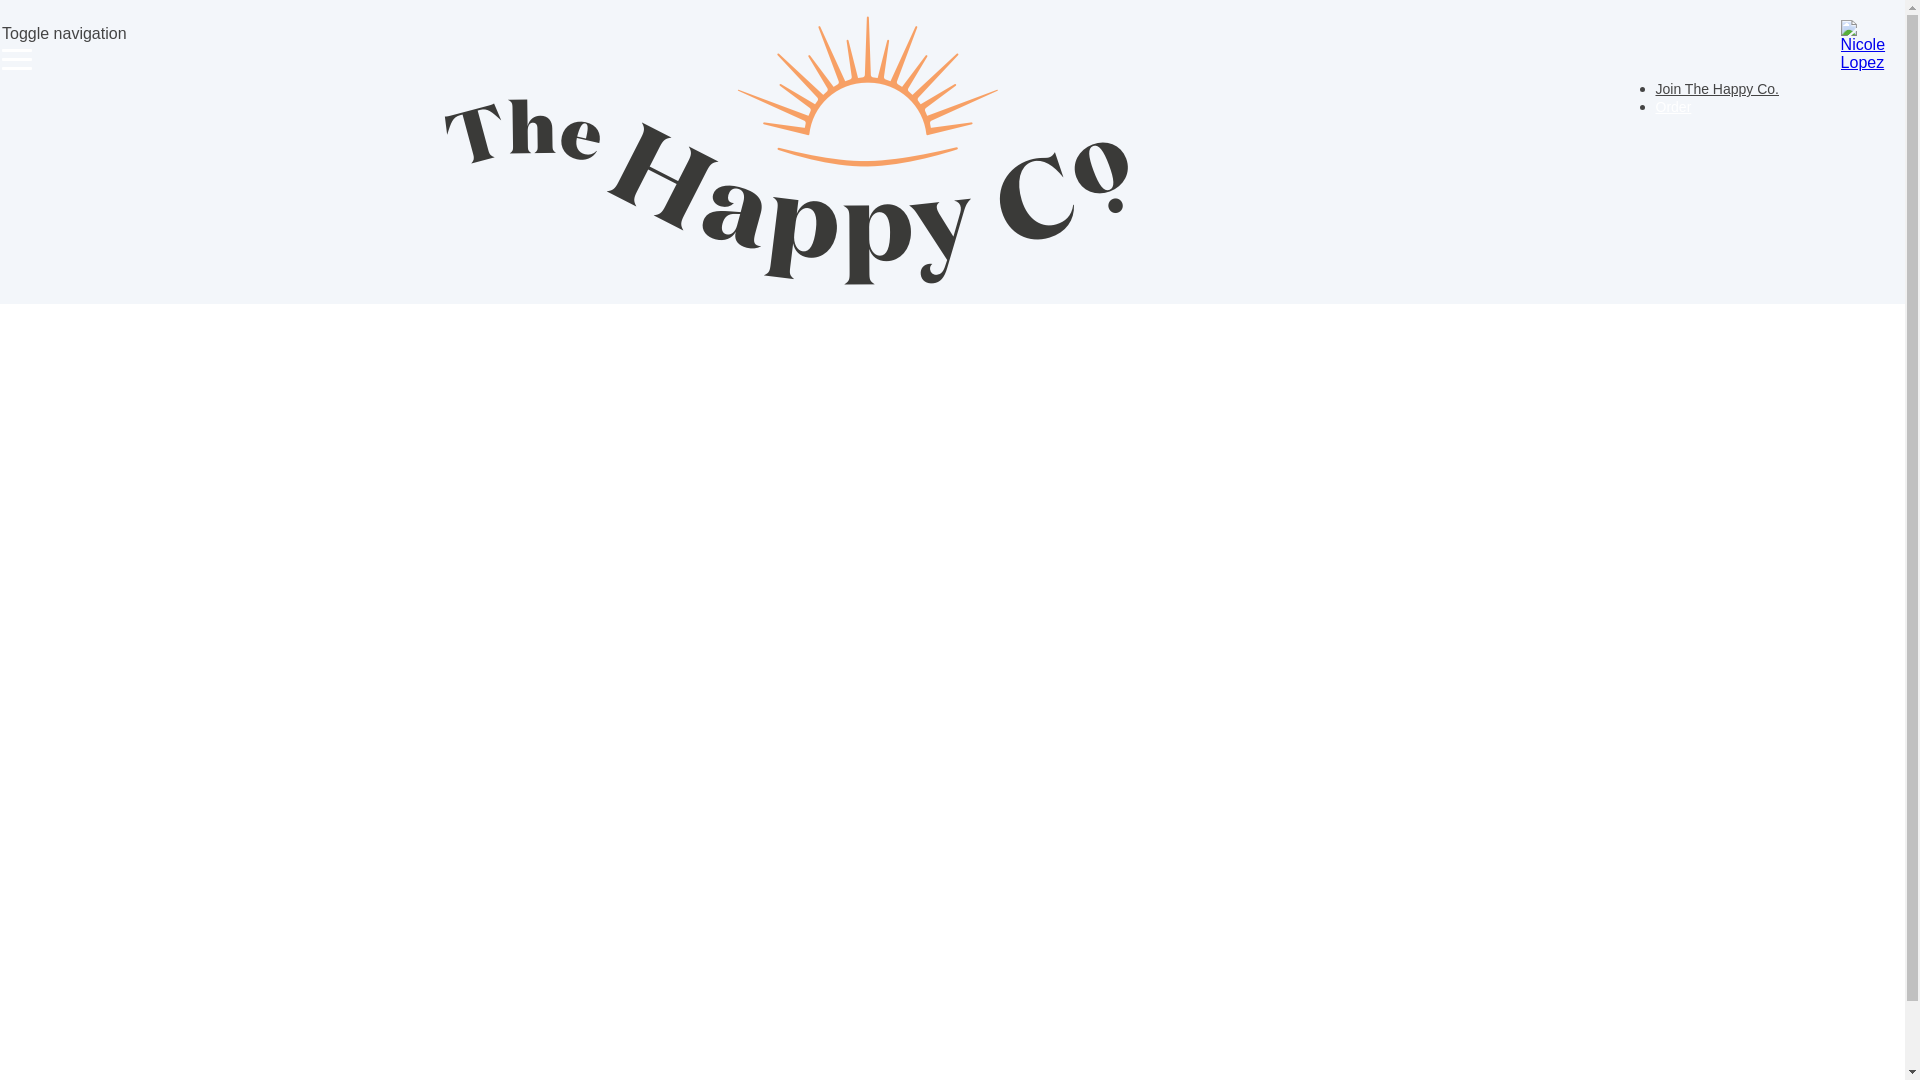 The image size is (1920, 1080). I want to click on 'Join The Happy Co.', so click(1716, 87).